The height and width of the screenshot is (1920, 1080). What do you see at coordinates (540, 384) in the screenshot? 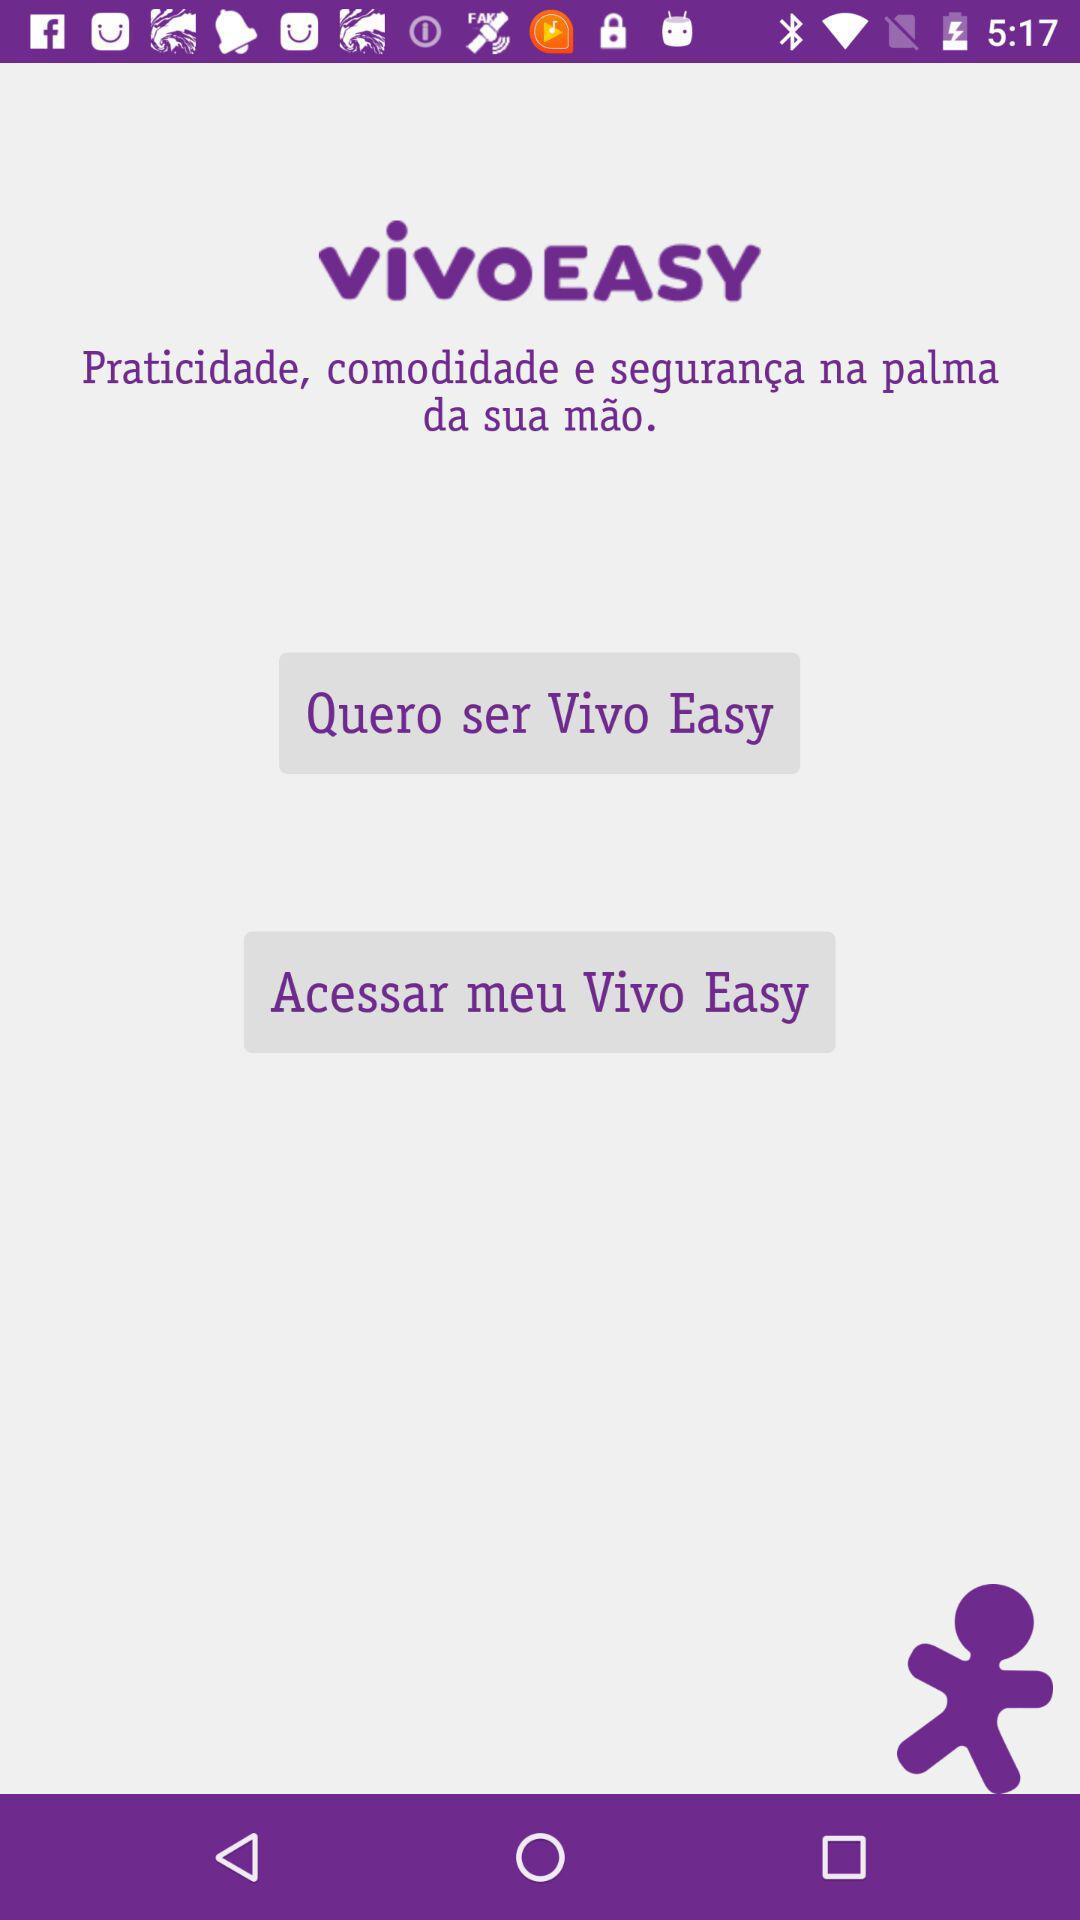
I see `praticidade comodidade e item` at bounding box center [540, 384].